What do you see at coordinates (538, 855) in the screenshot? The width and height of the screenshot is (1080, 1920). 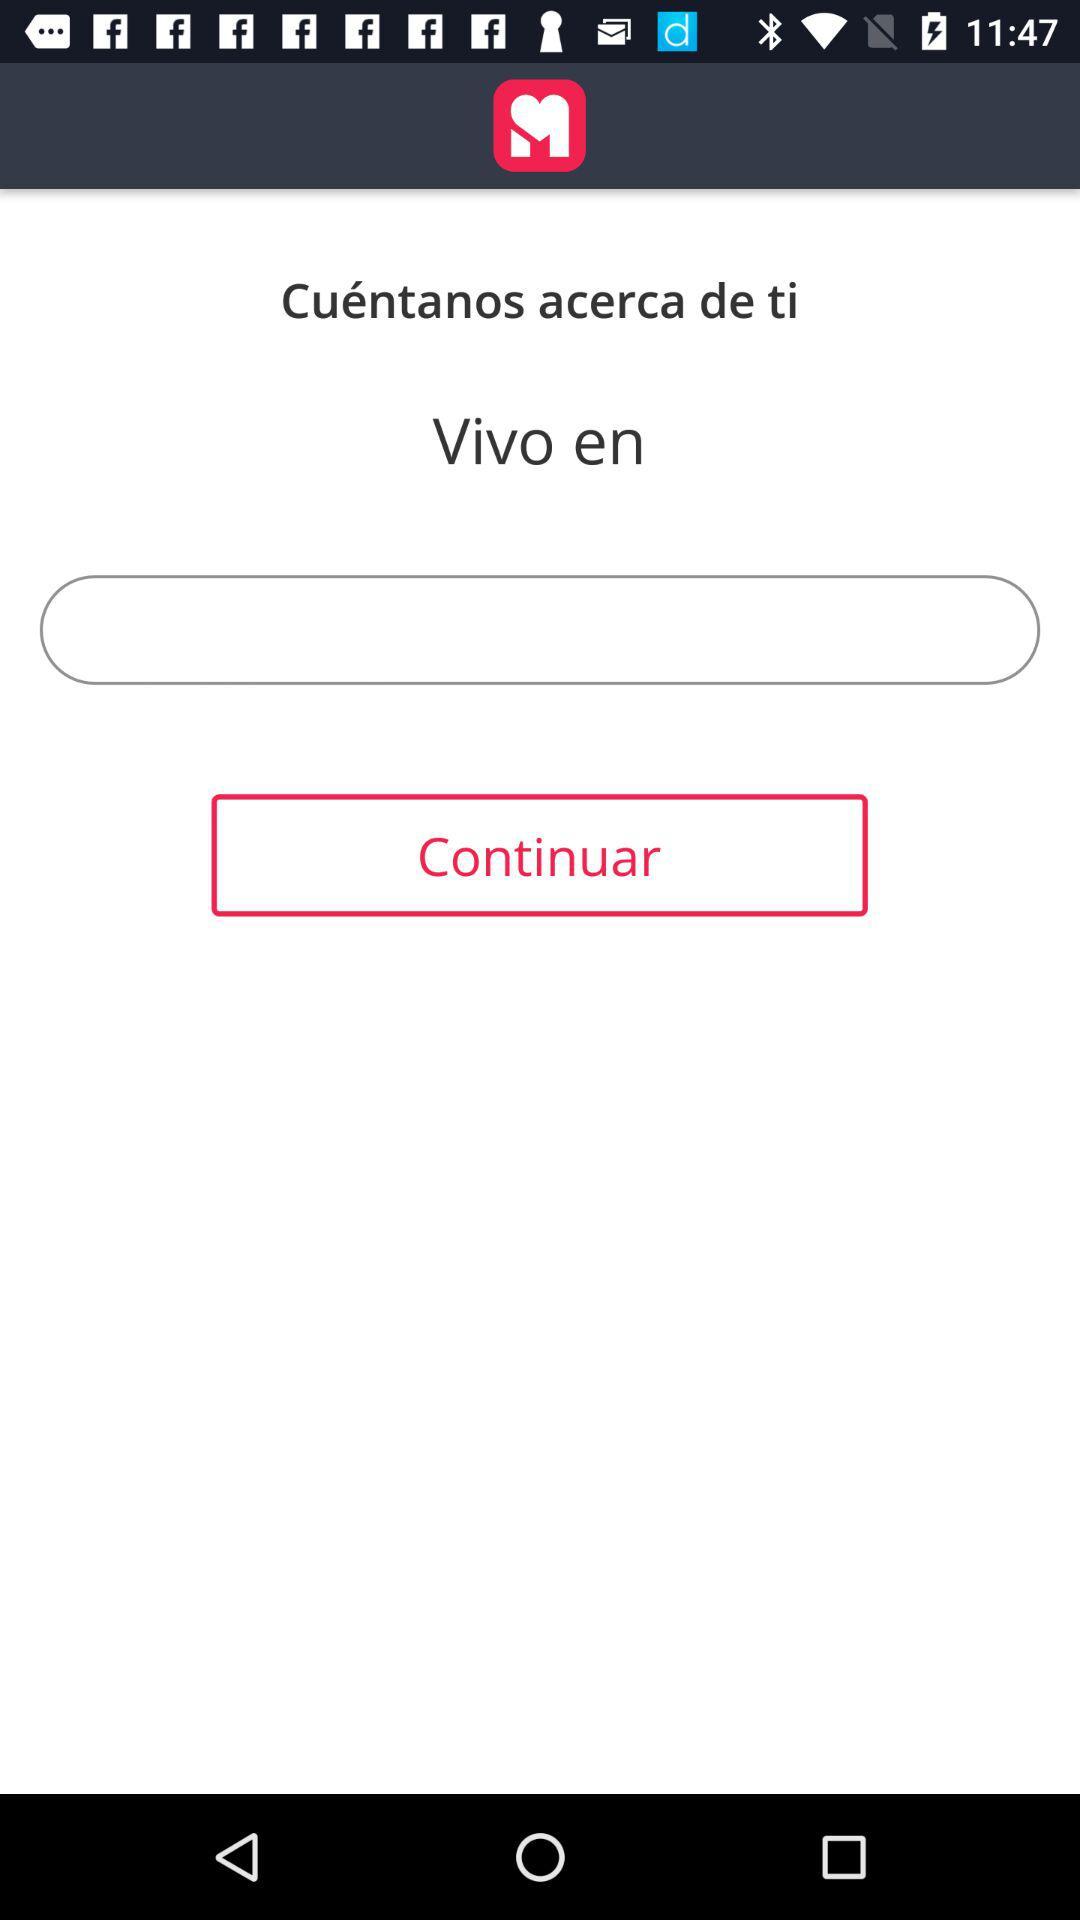 I see `the continuar item` at bounding box center [538, 855].